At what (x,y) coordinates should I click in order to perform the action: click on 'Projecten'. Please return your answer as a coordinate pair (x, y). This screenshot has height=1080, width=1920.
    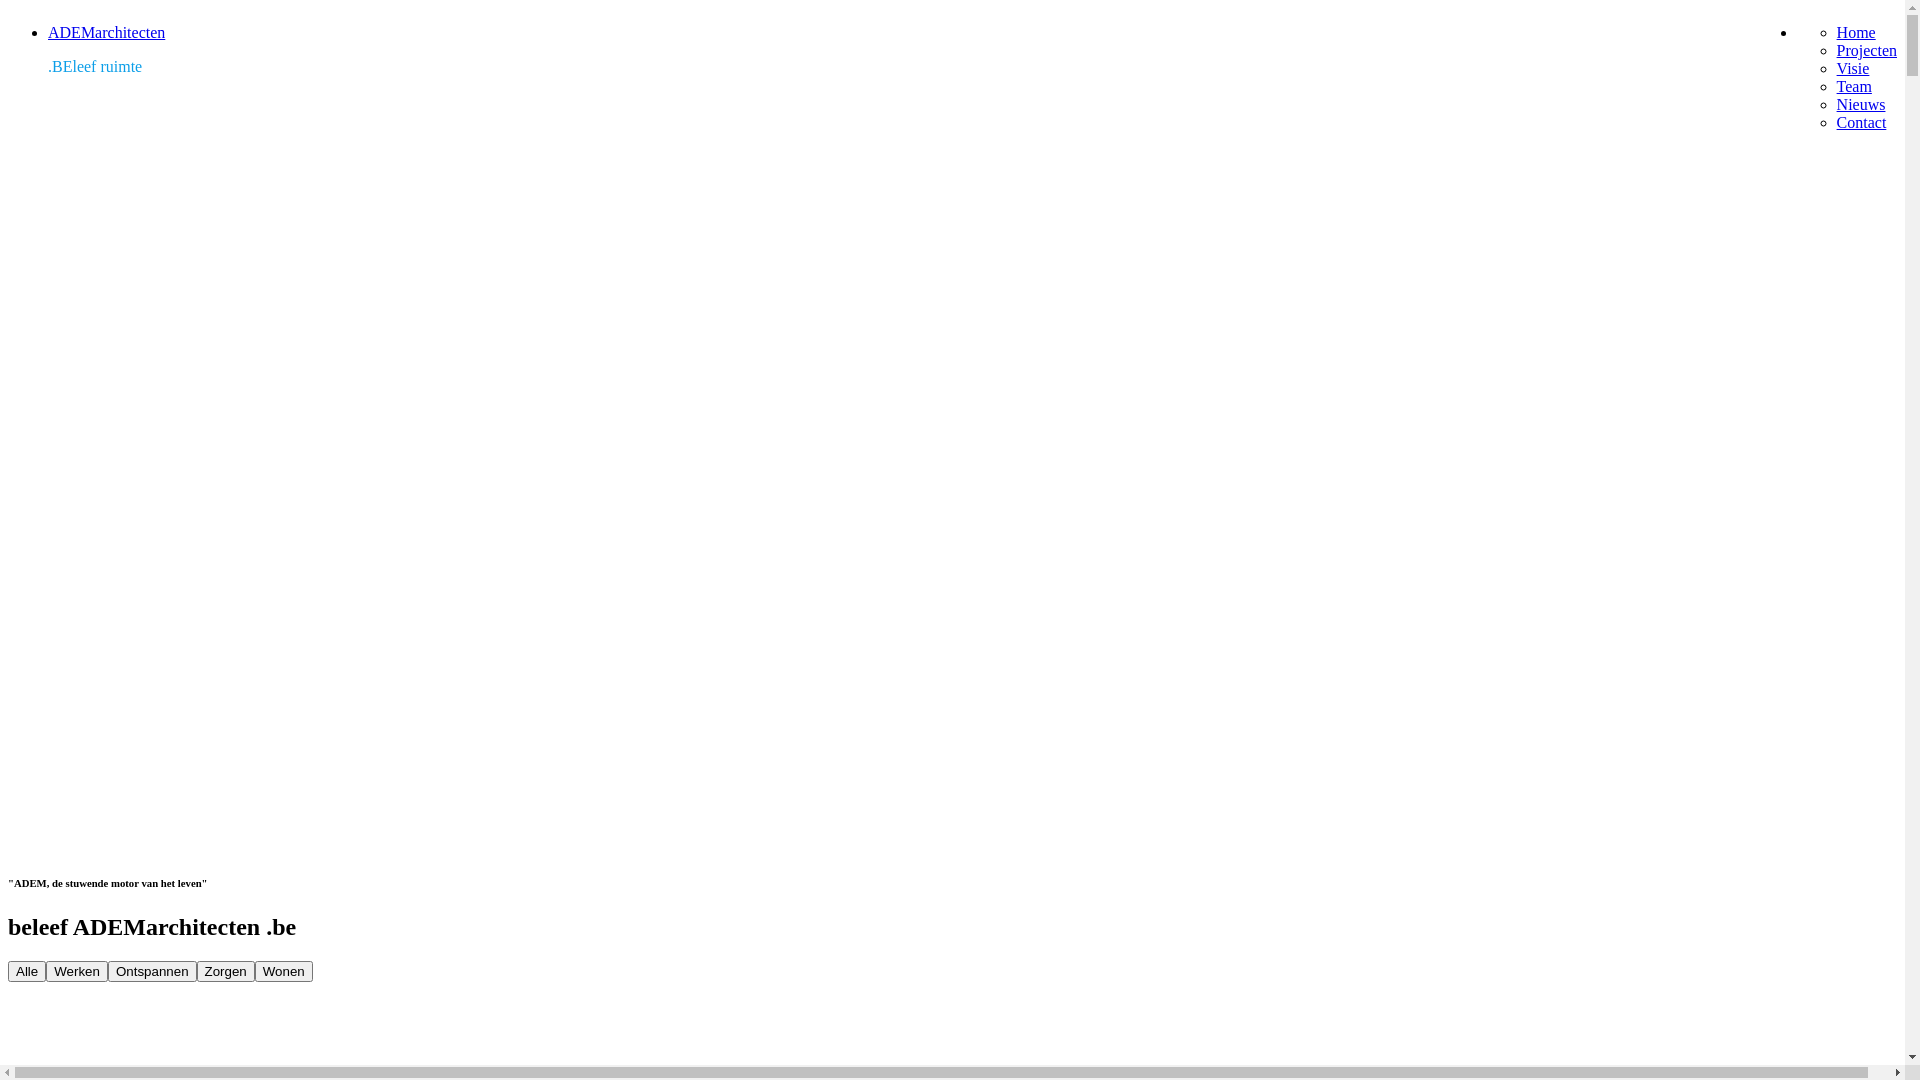
    Looking at the image, I should click on (1866, 49).